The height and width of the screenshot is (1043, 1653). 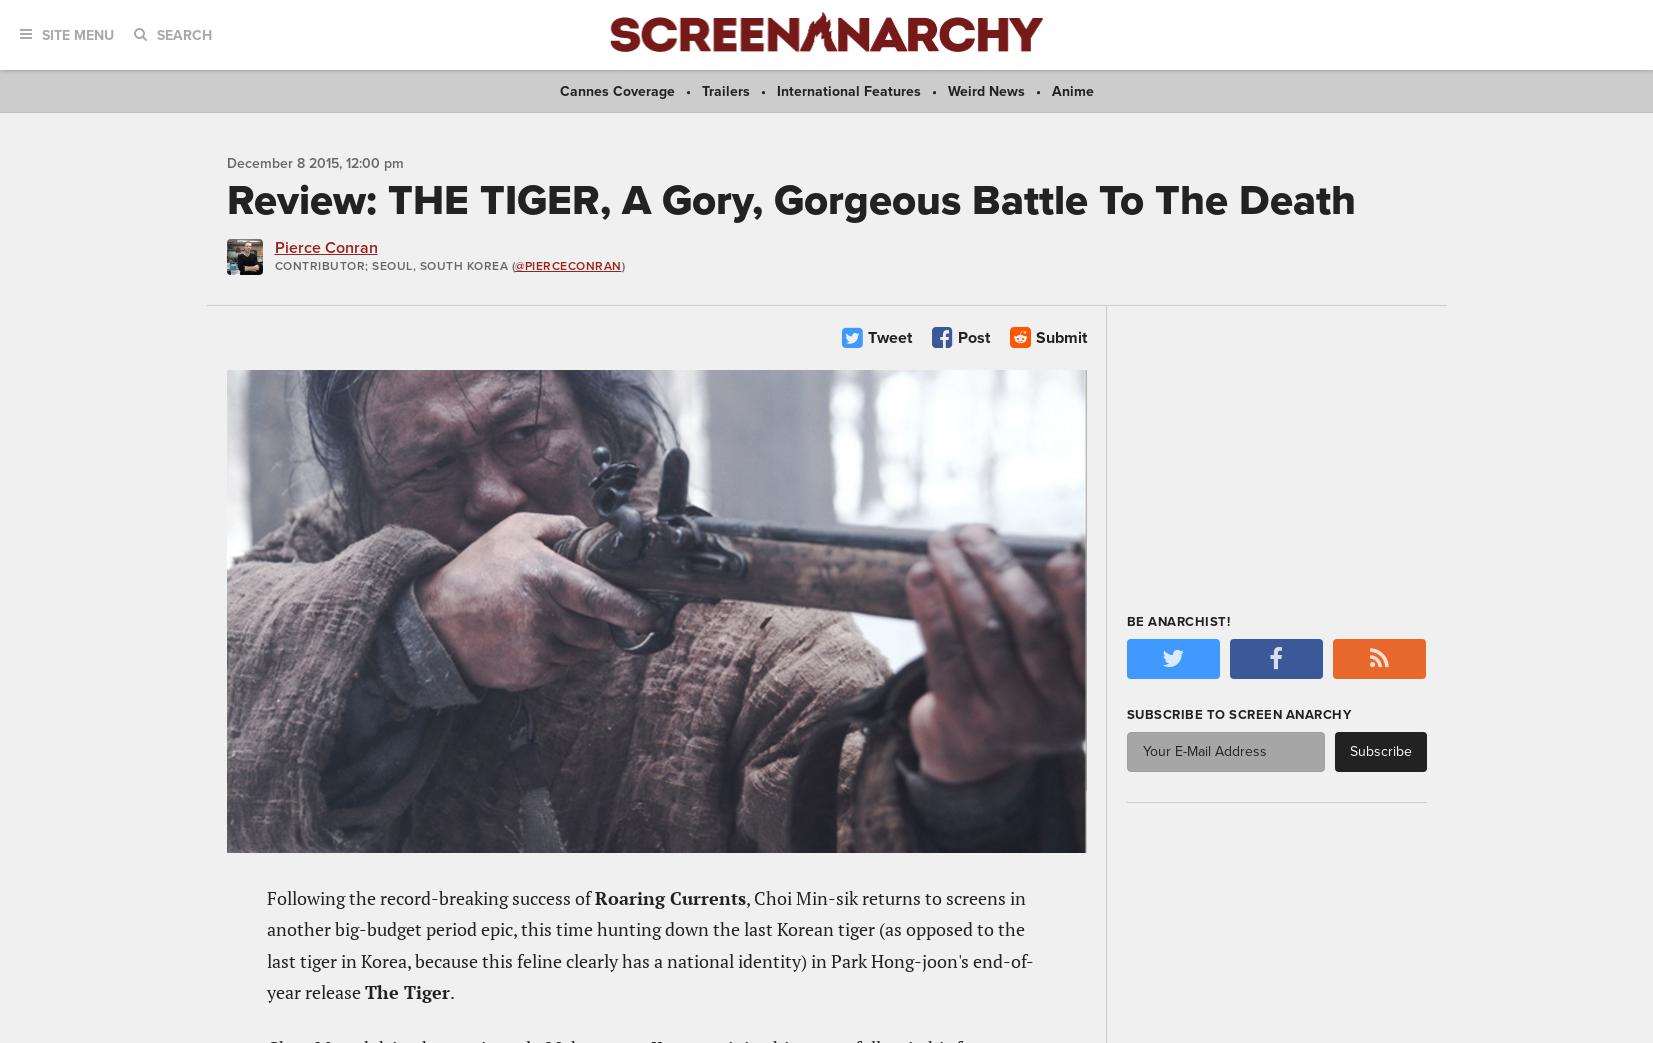 What do you see at coordinates (224, 161) in the screenshot?
I see `'December 8 2015, 12:00 pm'` at bounding box center [224, 161].